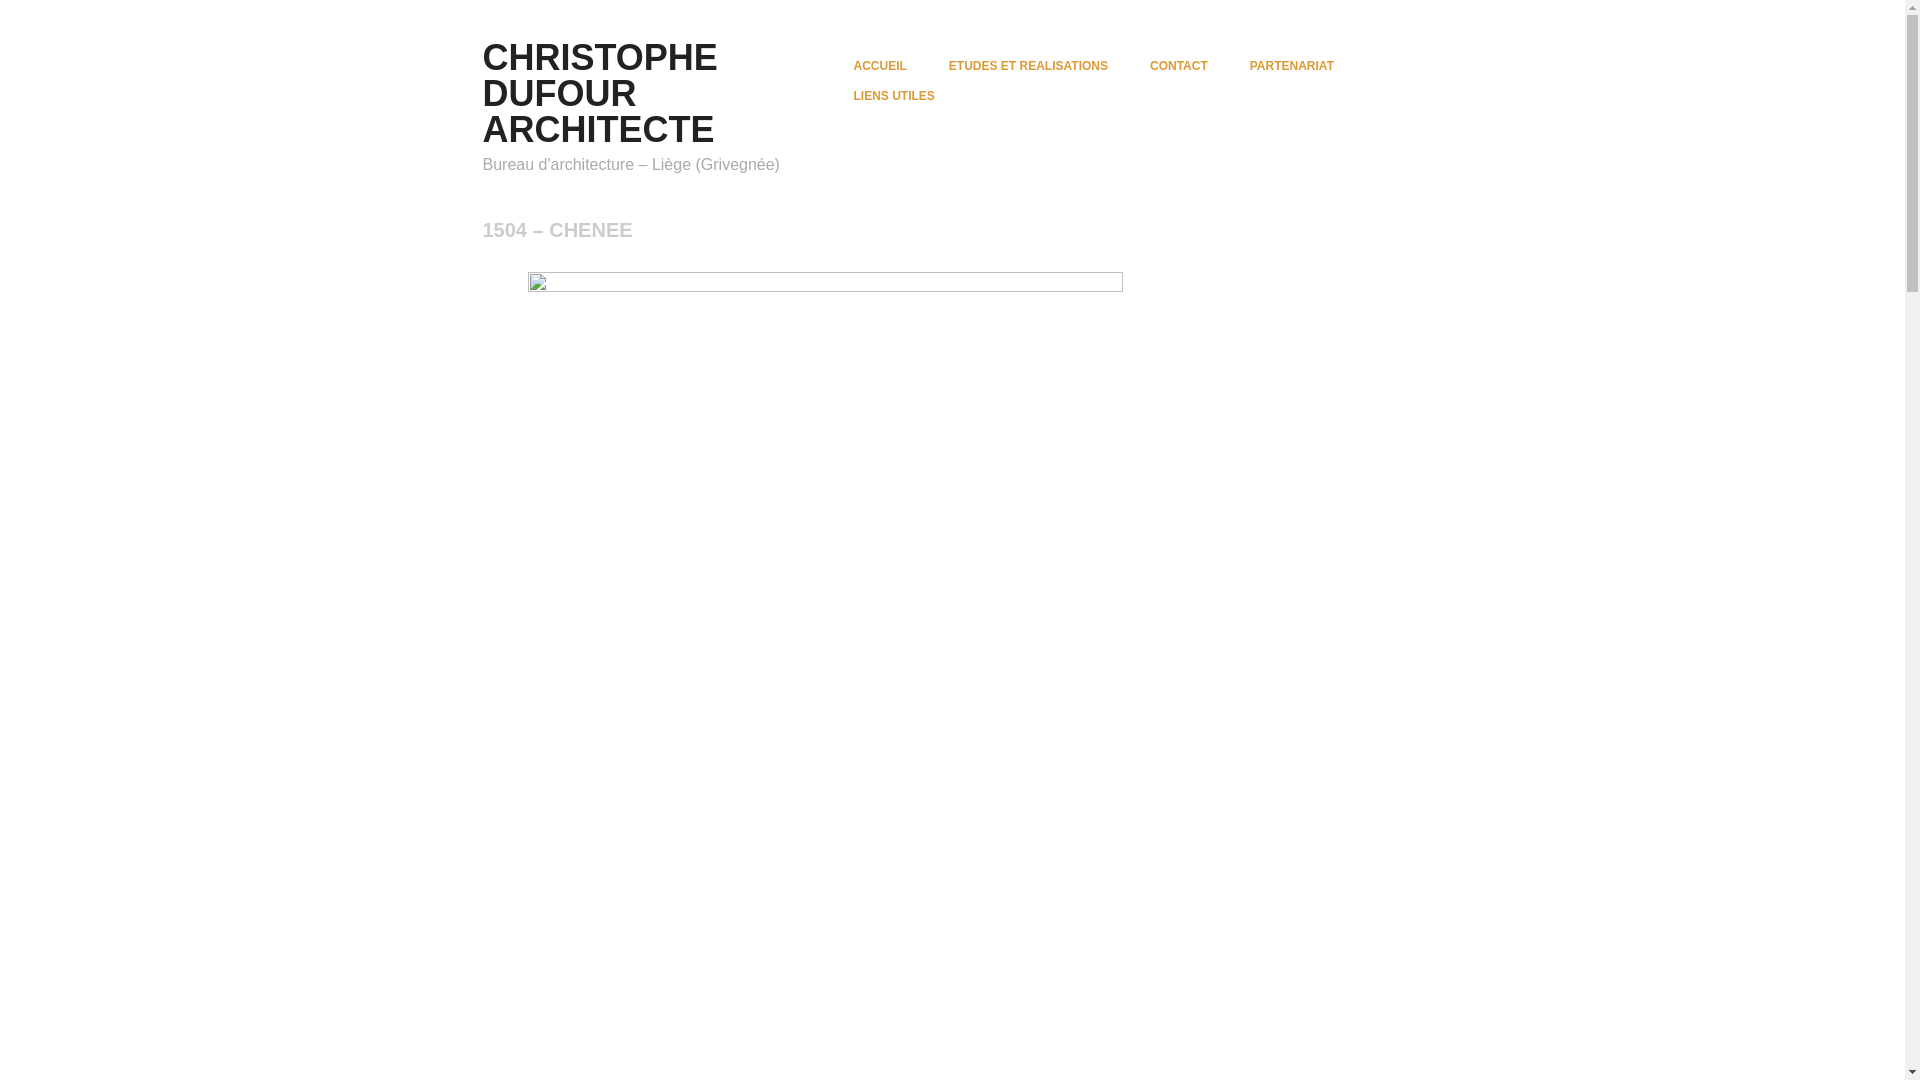 The width and height of the screenshot is (1920, 1080). What do you see at coordinates (1028, 64) in the screenshot?
I see `'ETUDES ET REALISATIONS'` at bounding box center [1028, 64].